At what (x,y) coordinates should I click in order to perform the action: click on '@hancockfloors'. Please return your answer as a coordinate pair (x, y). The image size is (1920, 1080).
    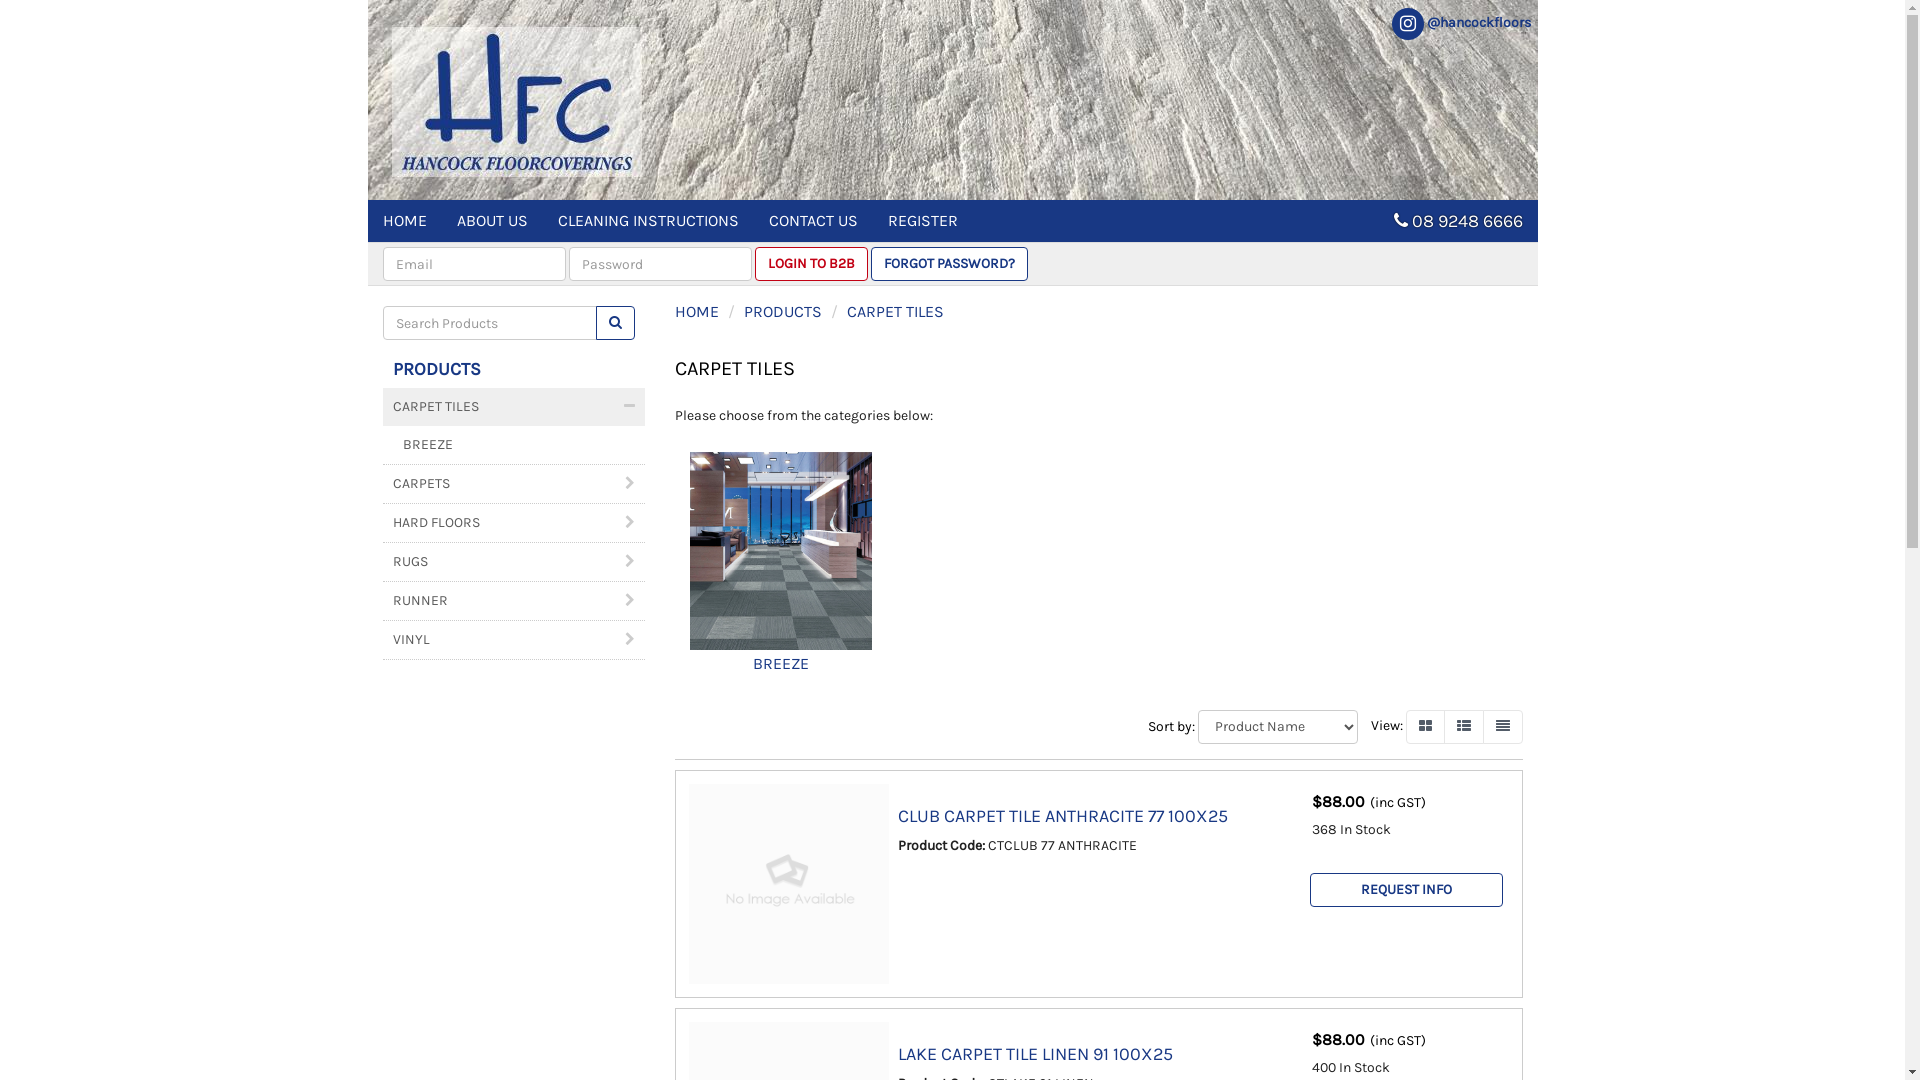
    Looking at the image, I should click on (1459, 22).